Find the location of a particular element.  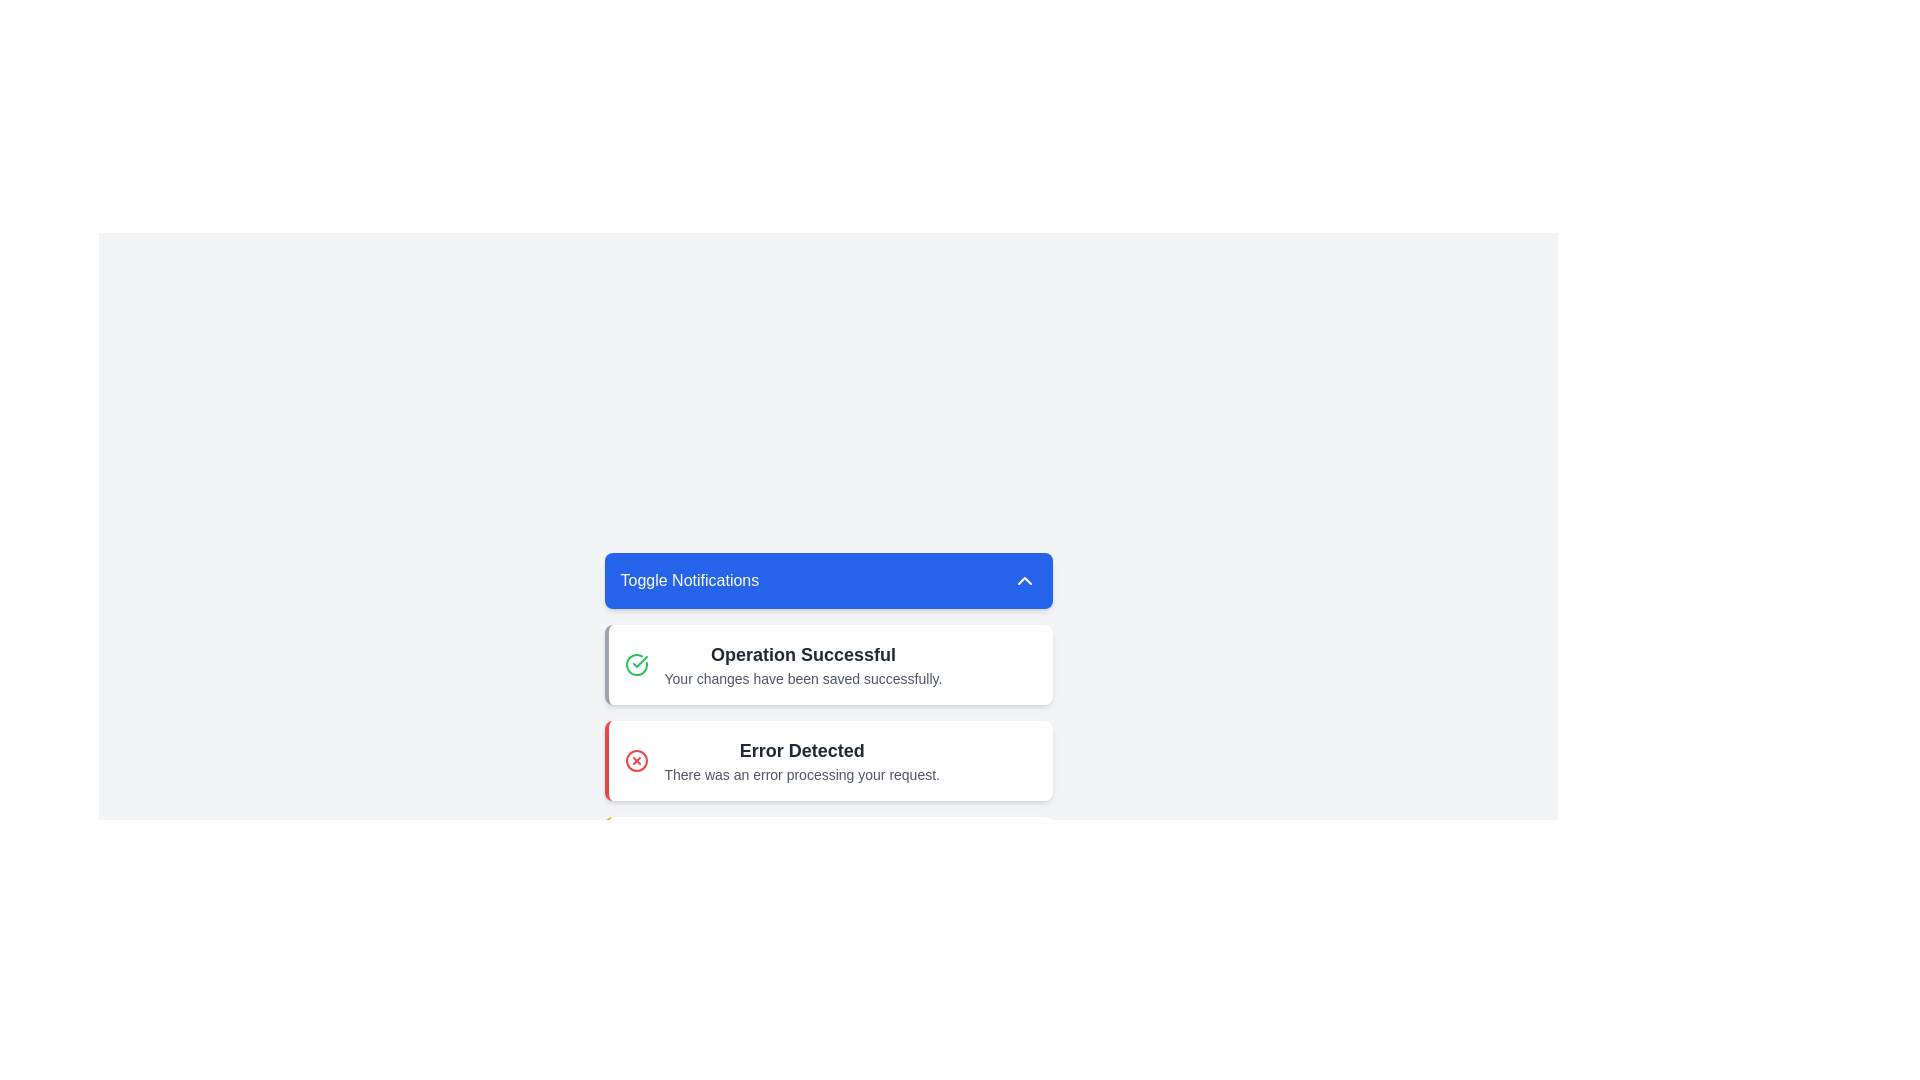

message from the Notification card located beneath the 'Toggle Notifications' button, which is the first item in the vertically stacked list of notification cards is located at coordinates (828, 664).